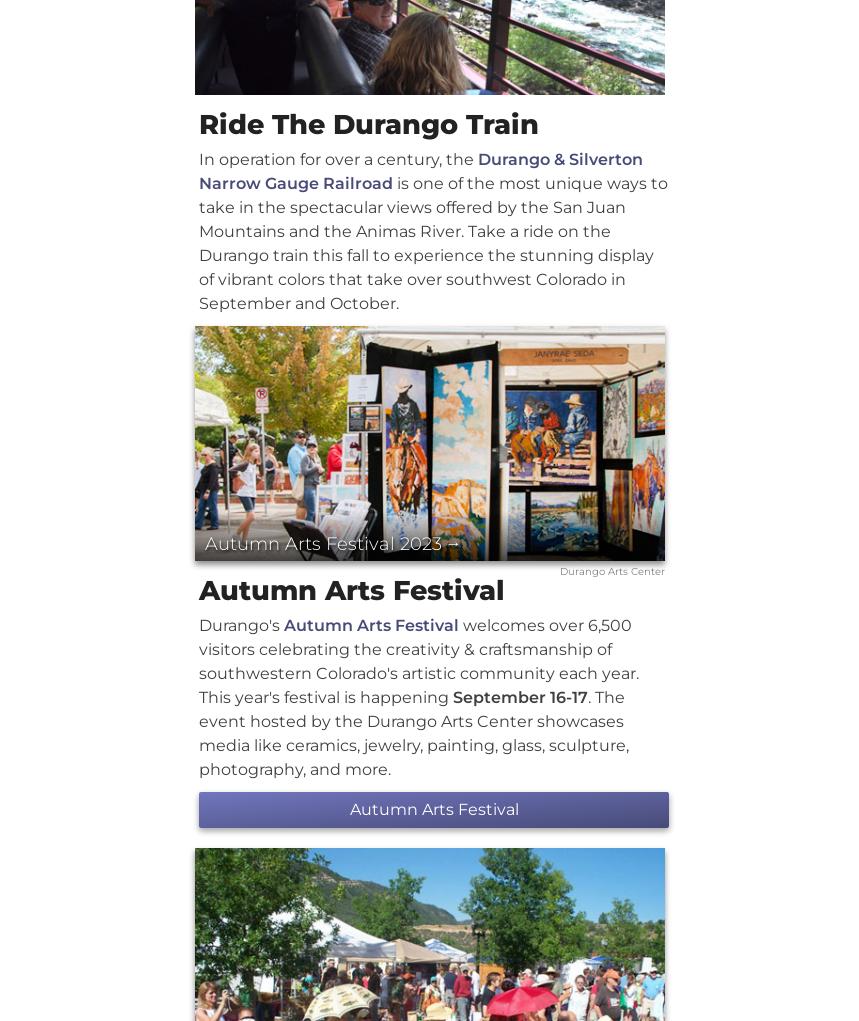 The width and height of the screenshot is (859, 1021). I want to click on 'welcomes over 6,500 visitors celebrating the creativity & craftsmanship of southwestern Colorado's artistic community each year. This year's festival is happening', so click(419, 659).